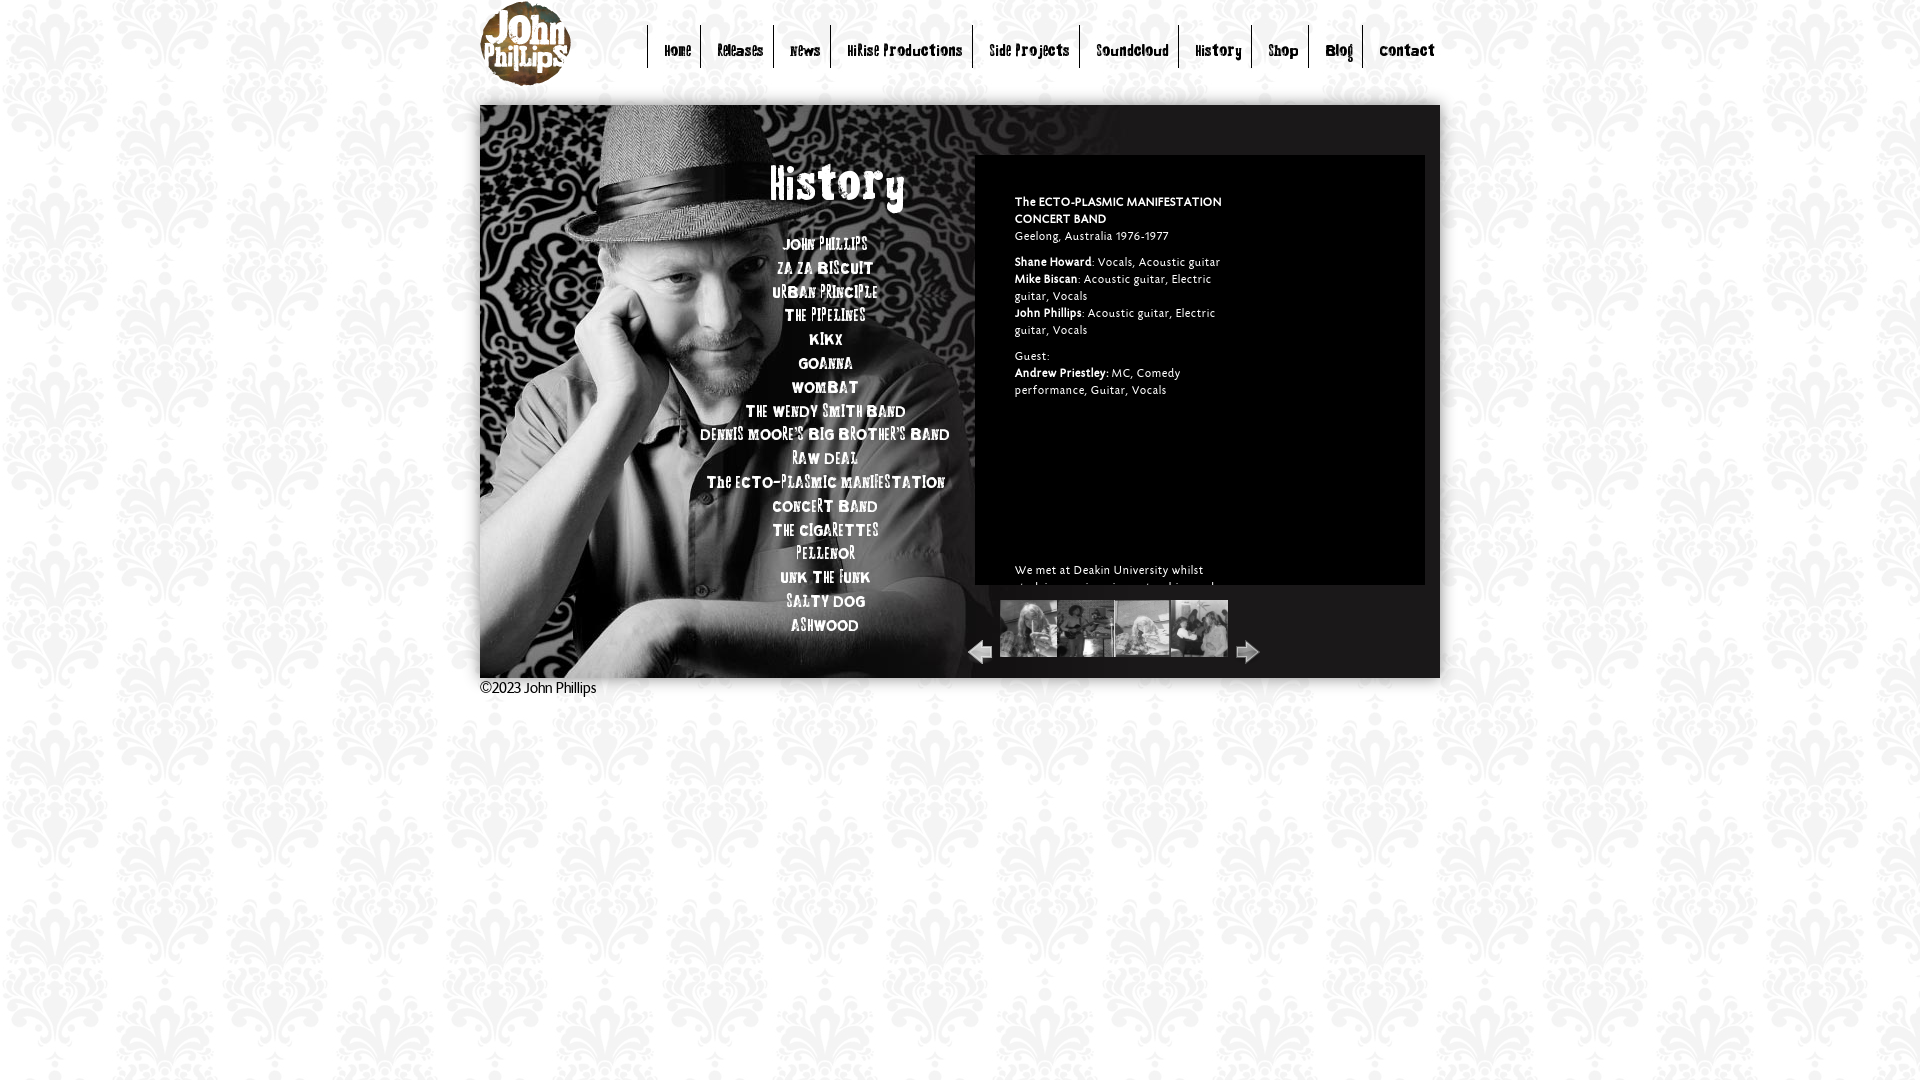 This screenshot has width=1920, height=1080. Describe the element at coordinates (1339, 51) in the screenshot. I see `'Blog'` at that location.